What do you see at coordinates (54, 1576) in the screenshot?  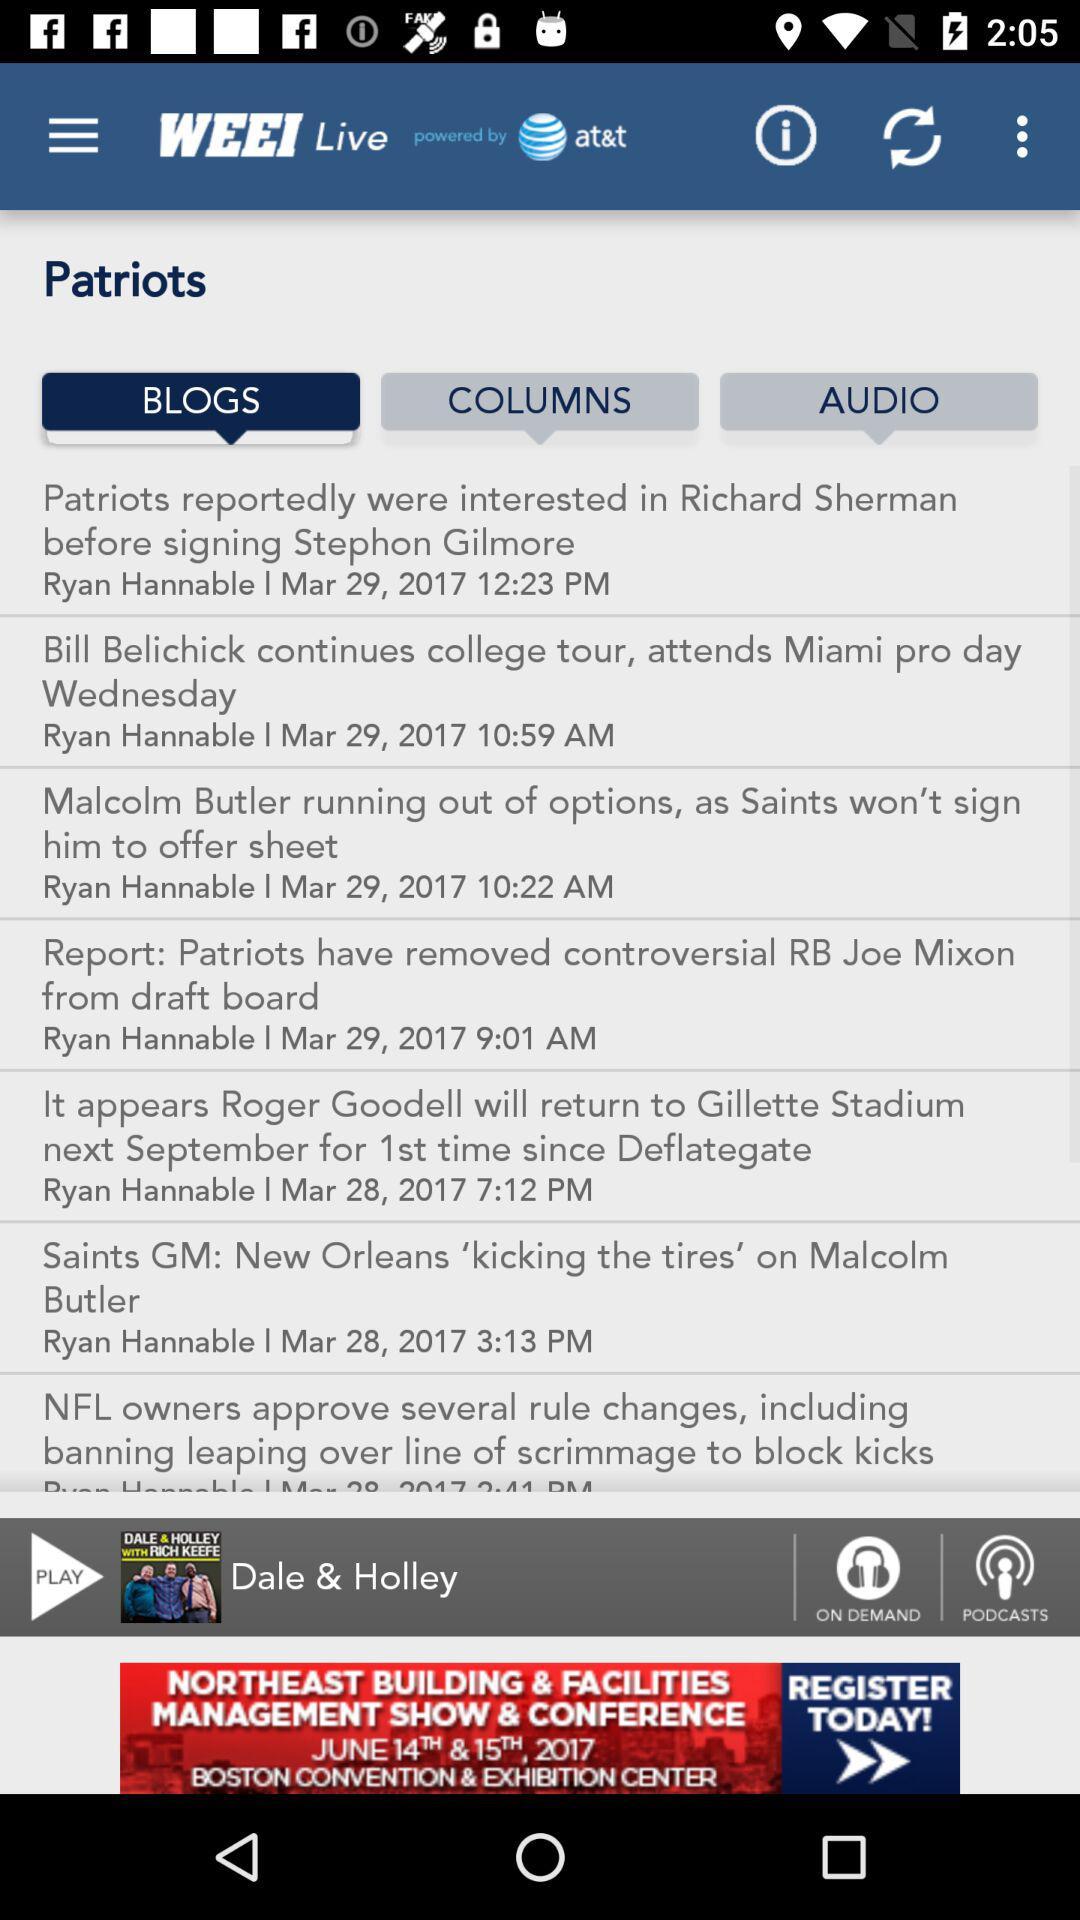 I see `the play icon` at bounding box center [54, 1576].